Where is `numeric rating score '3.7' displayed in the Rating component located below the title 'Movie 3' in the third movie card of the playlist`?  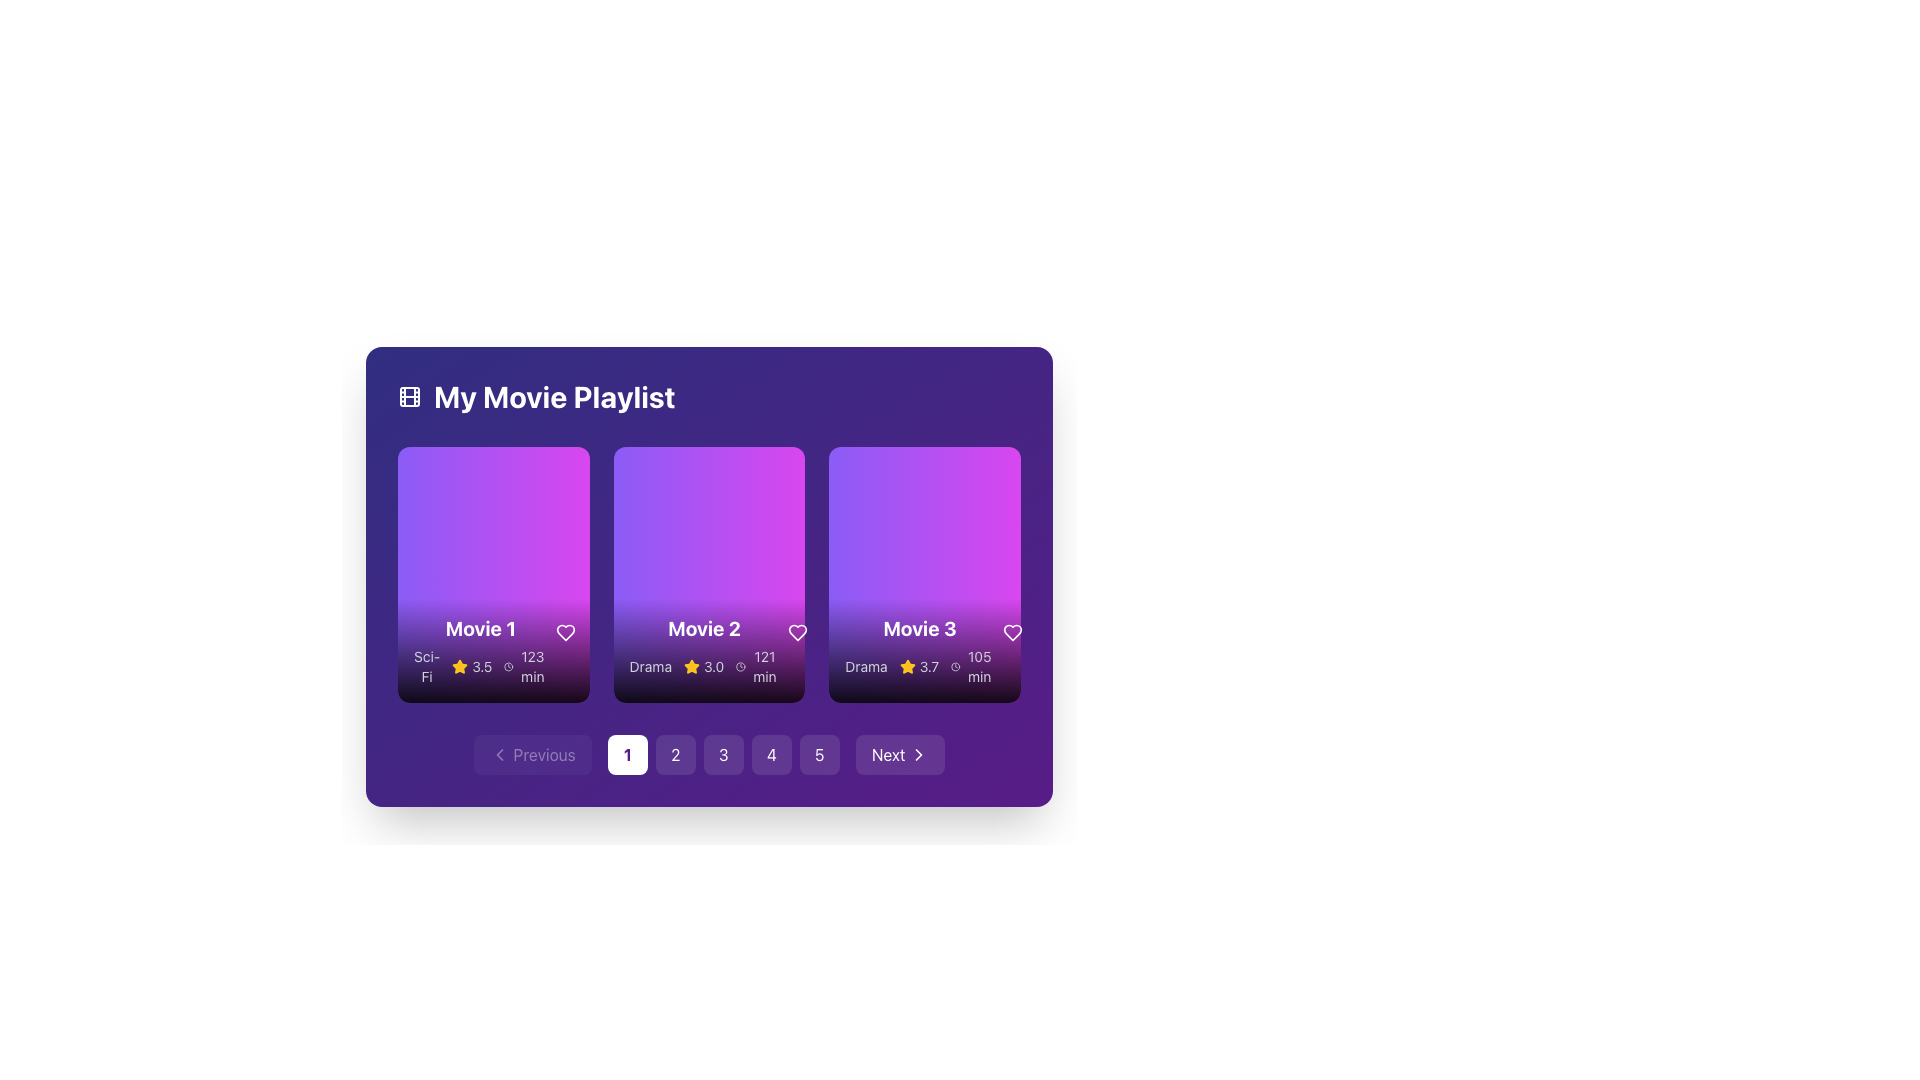
numeric rating score '3.7' displayed in the Rating component located below the title 'Movie 3' in the third movie card of the playlist is located at coordinates (918, 667).